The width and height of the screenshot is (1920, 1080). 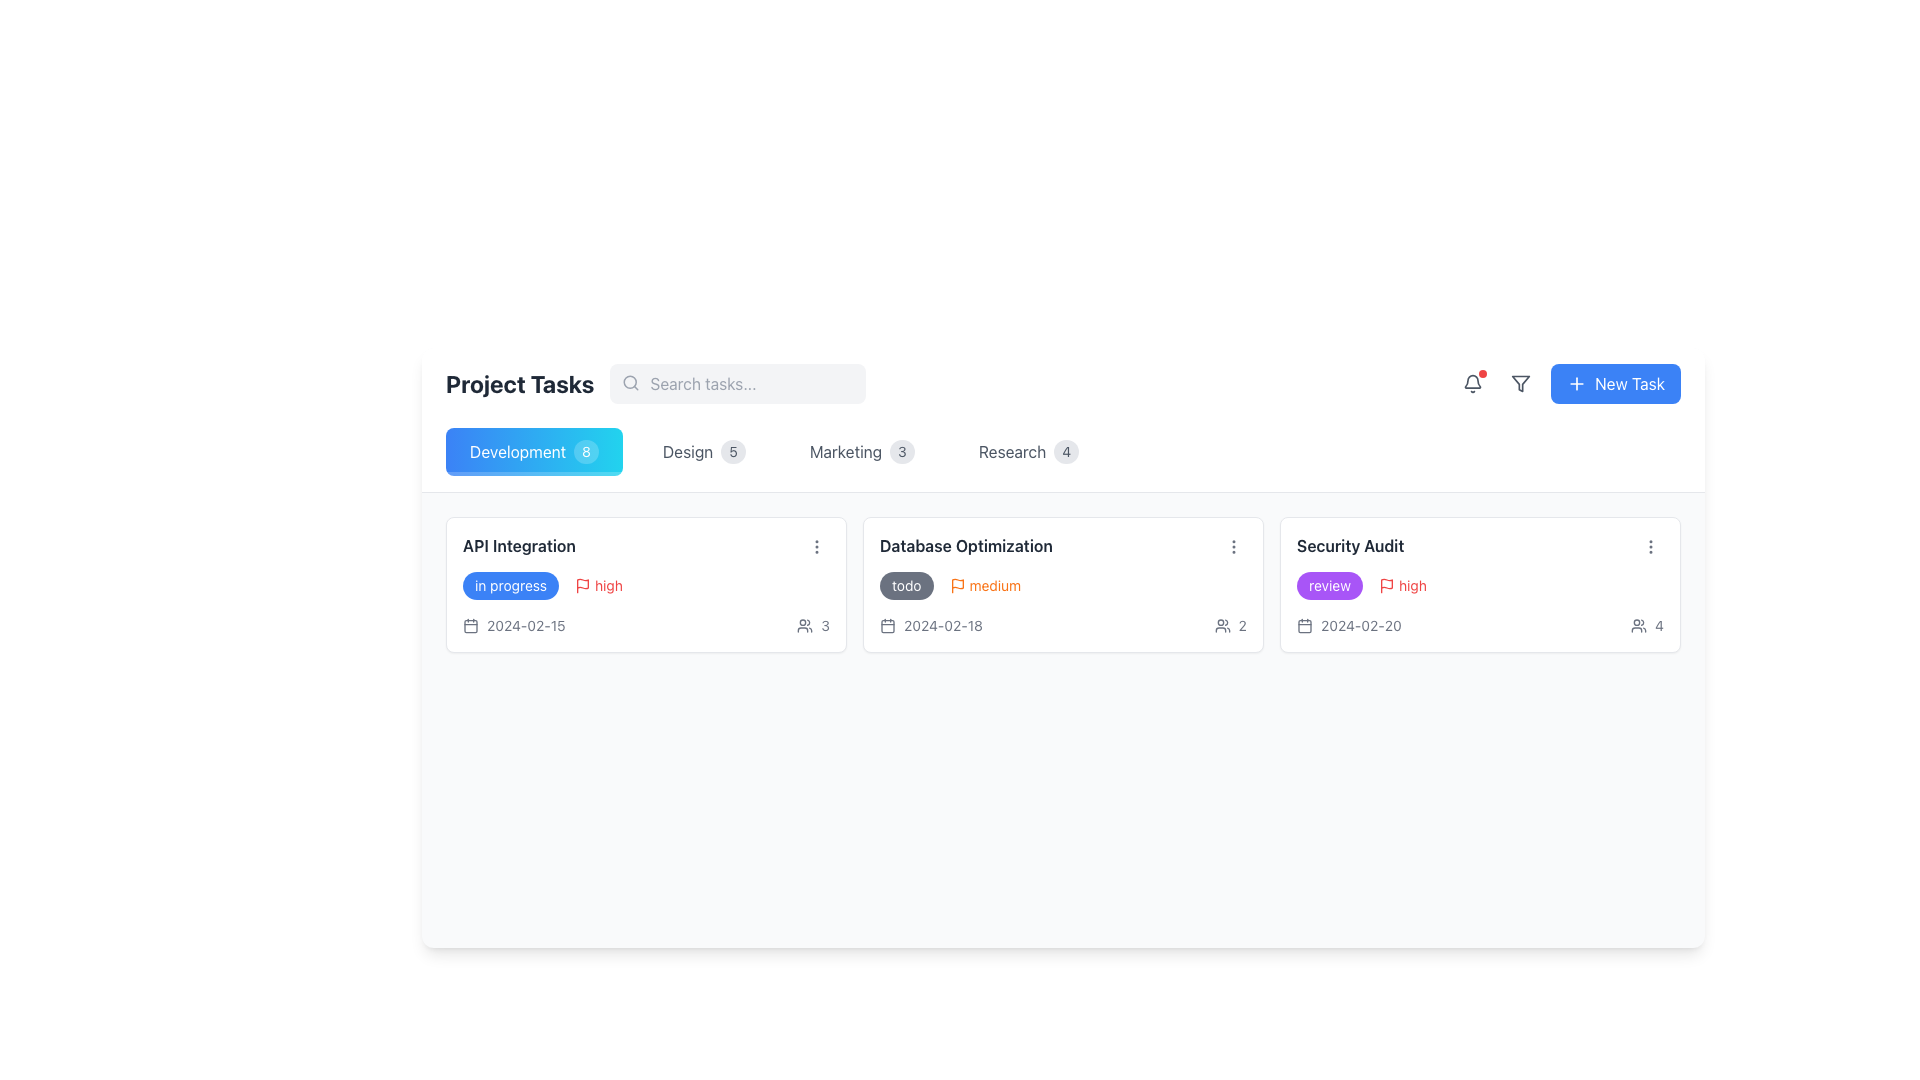 I want to click on the Icon and Text Pair indicating the participant or user count in the bottom-right corner of the 'Database Optimization' card, so click(x=1229, y=624).